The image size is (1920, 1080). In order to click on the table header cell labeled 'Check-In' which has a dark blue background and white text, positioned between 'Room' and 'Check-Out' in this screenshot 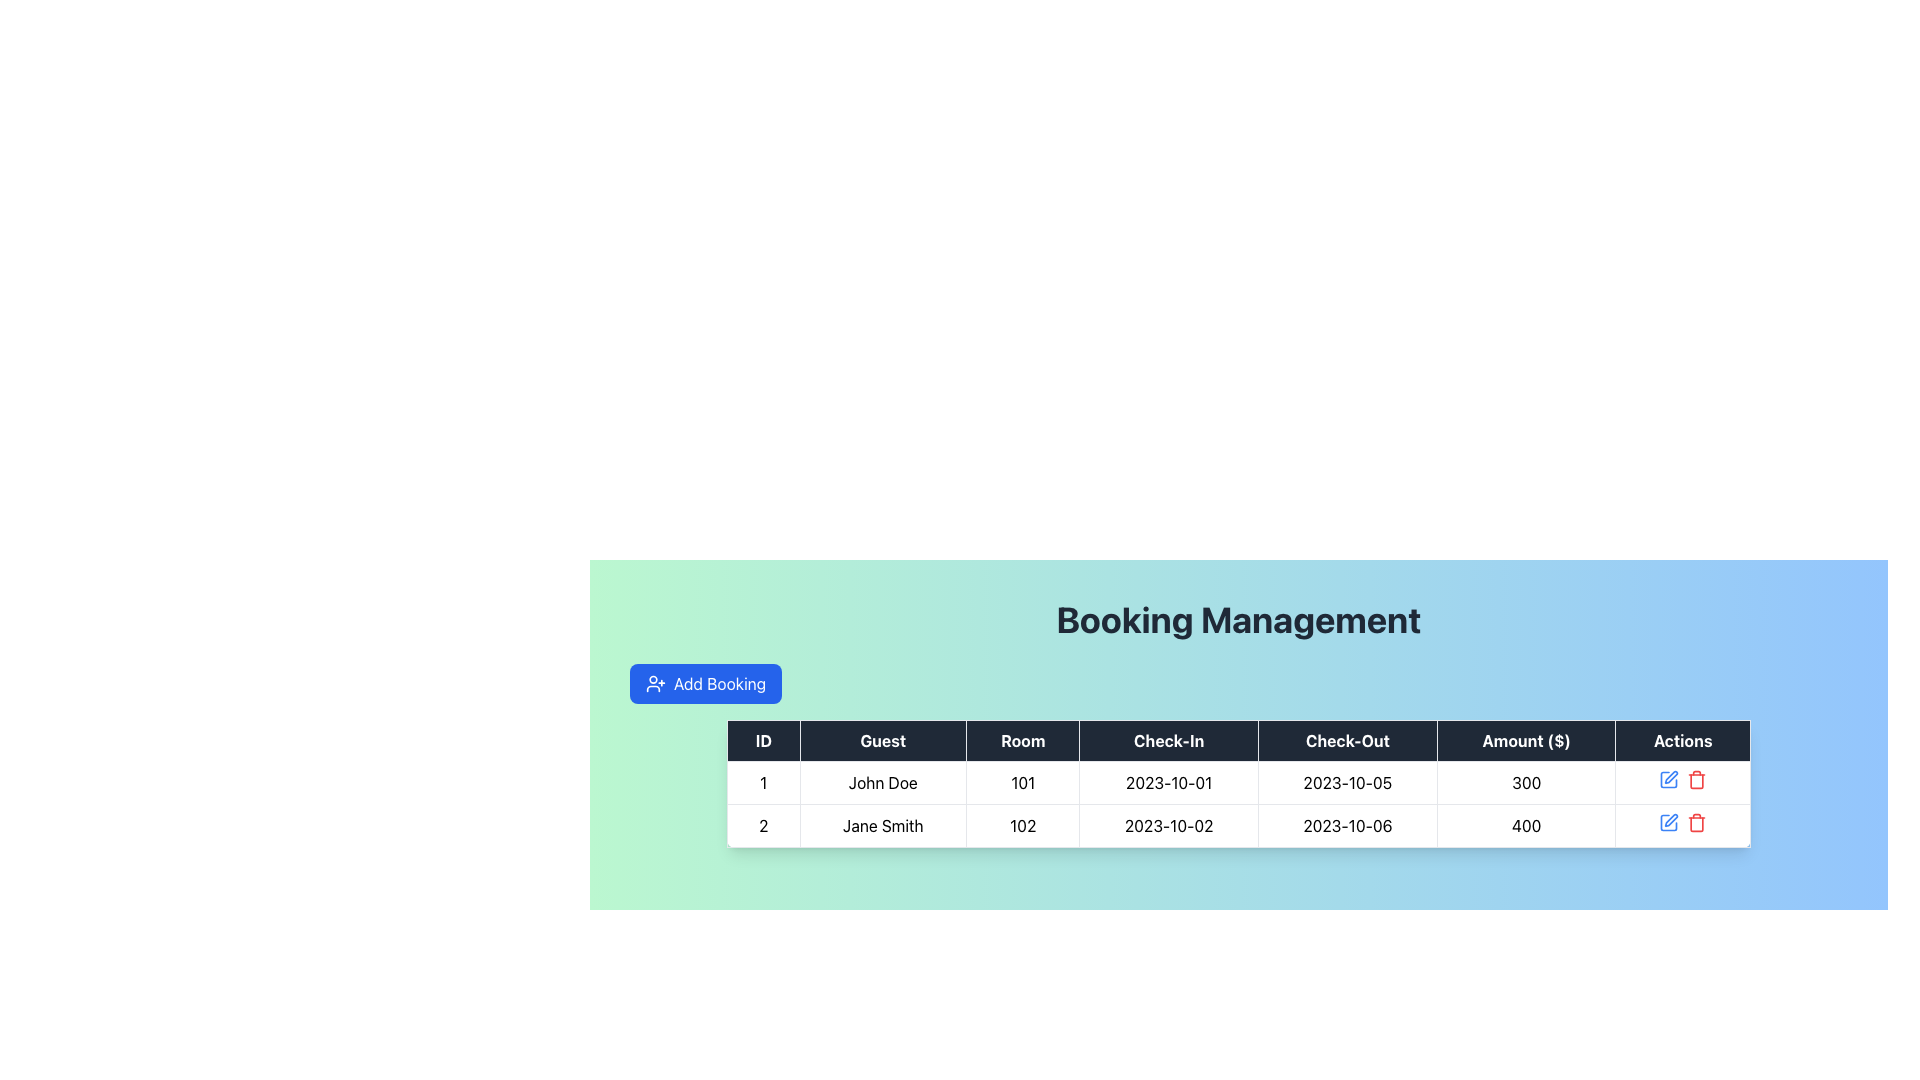, I will do `click(1169, 740)`.